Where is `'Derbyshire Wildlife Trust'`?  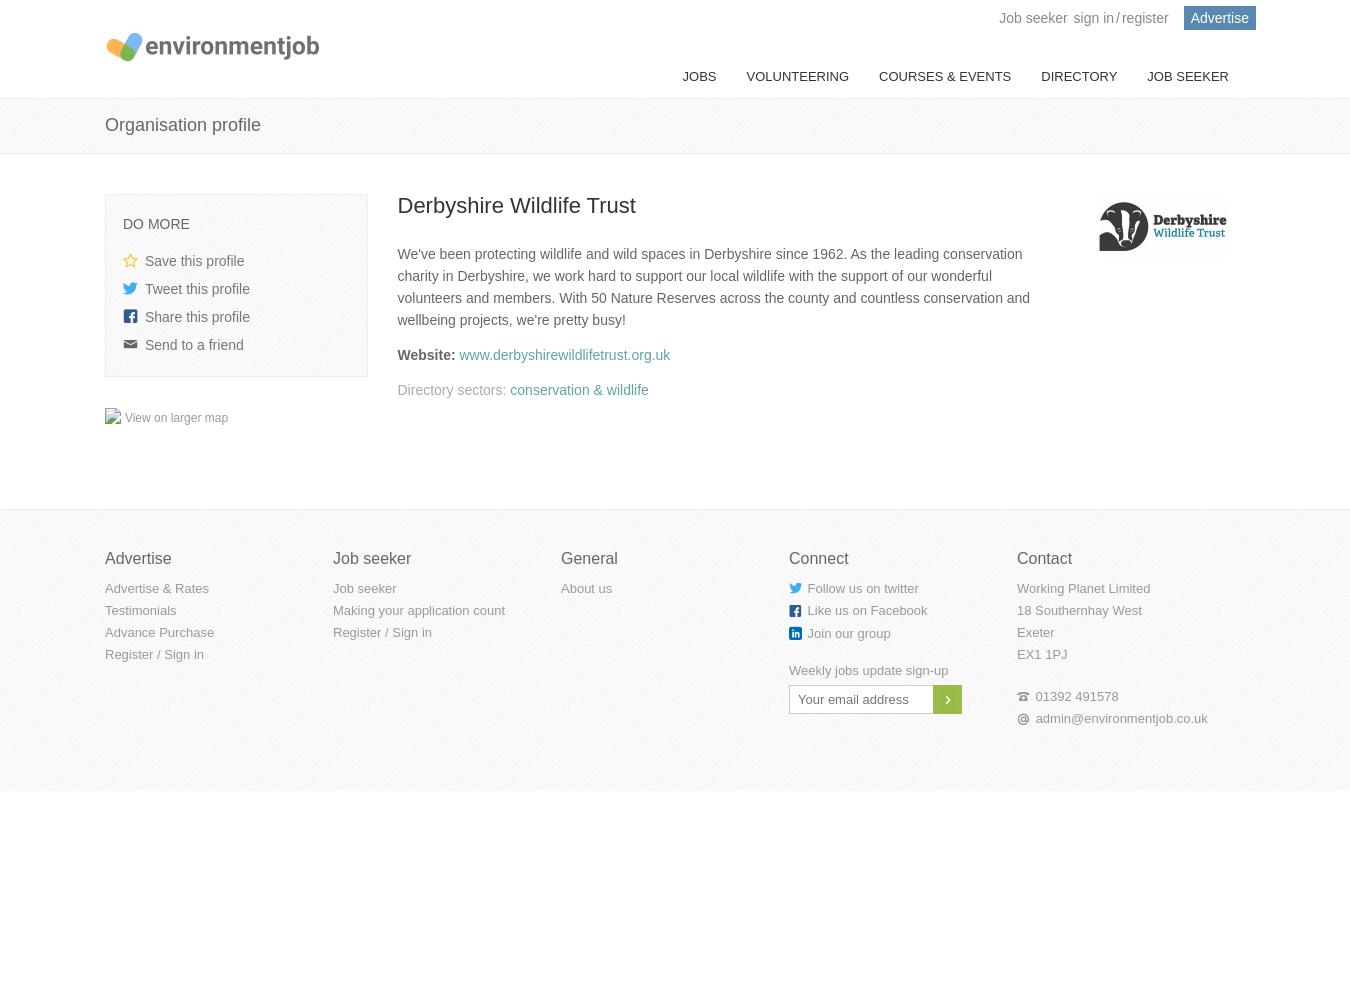
'Derbyshire Wildlife Trust' is located at coordinates (514, 203).